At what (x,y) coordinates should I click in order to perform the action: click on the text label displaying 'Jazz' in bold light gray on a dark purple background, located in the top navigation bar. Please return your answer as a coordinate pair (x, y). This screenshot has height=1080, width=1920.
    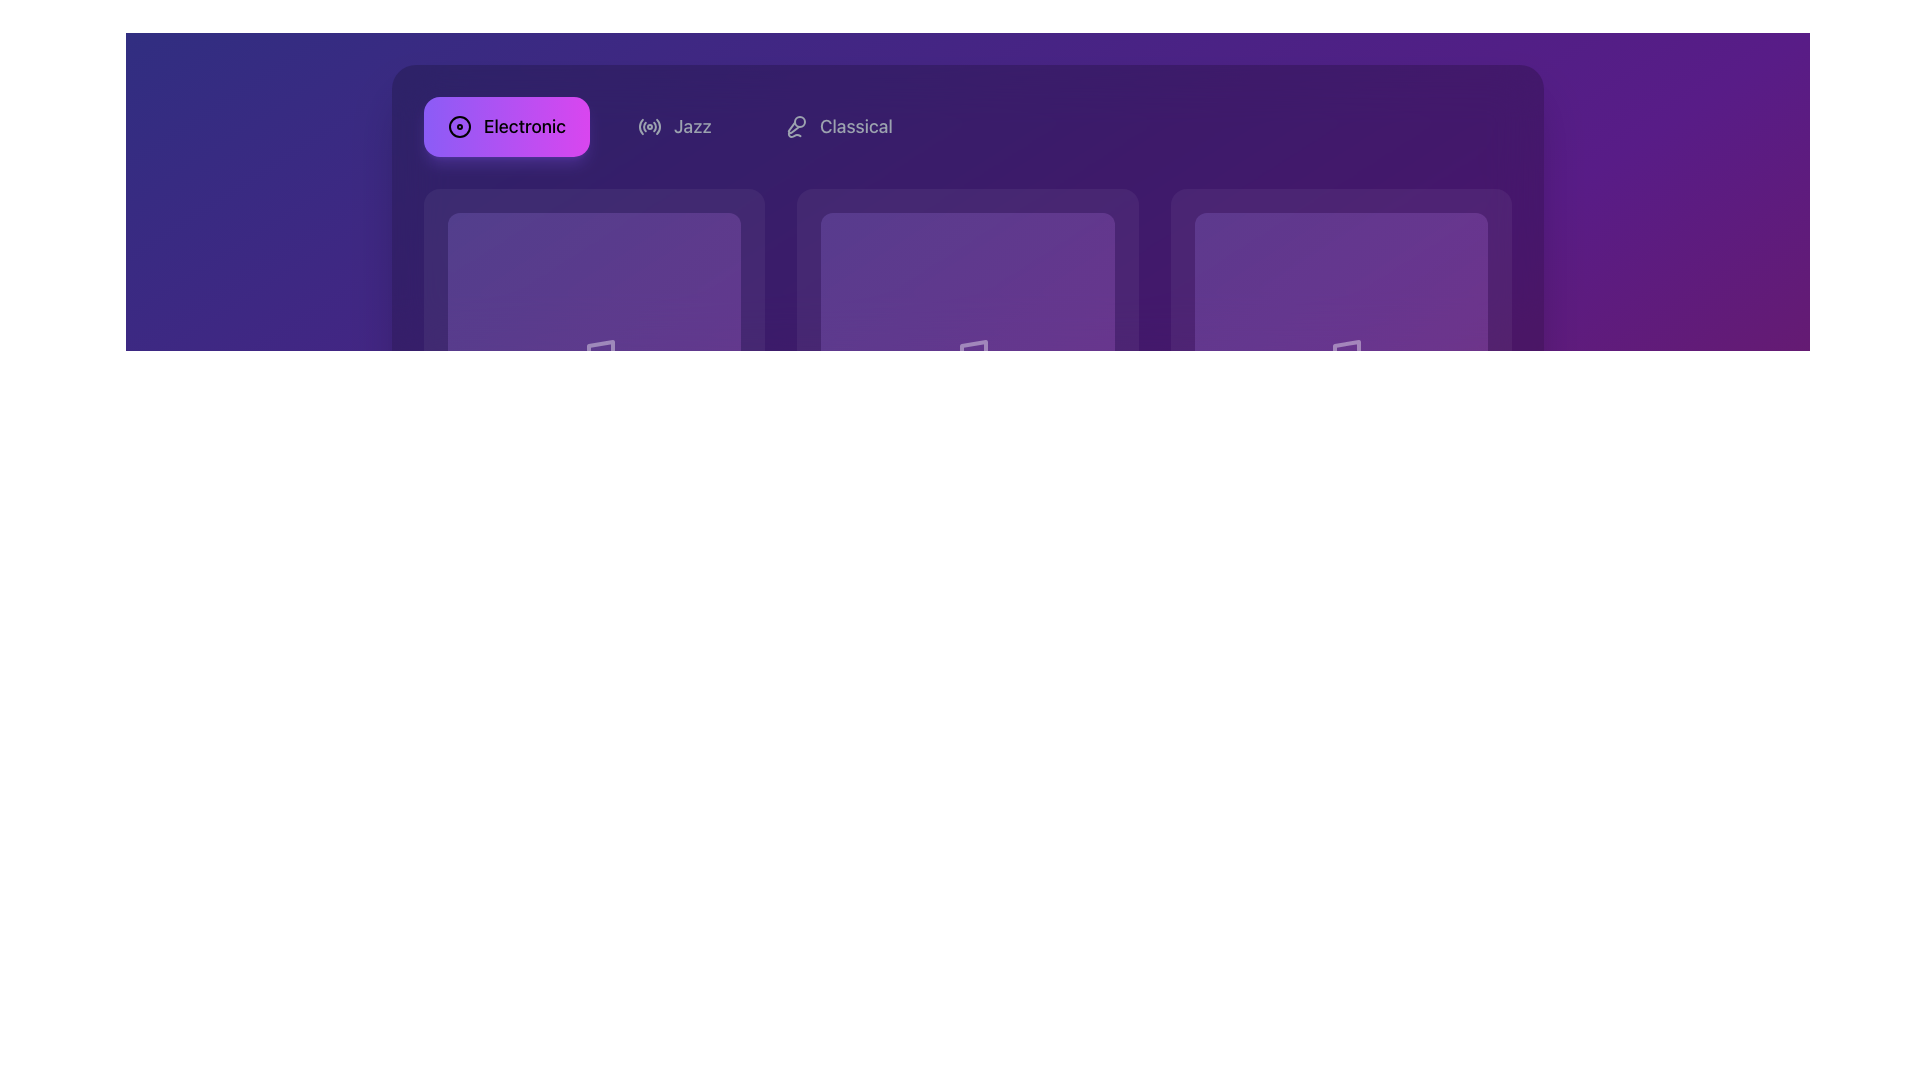
    Looking at the image, I should click on (692, 127).